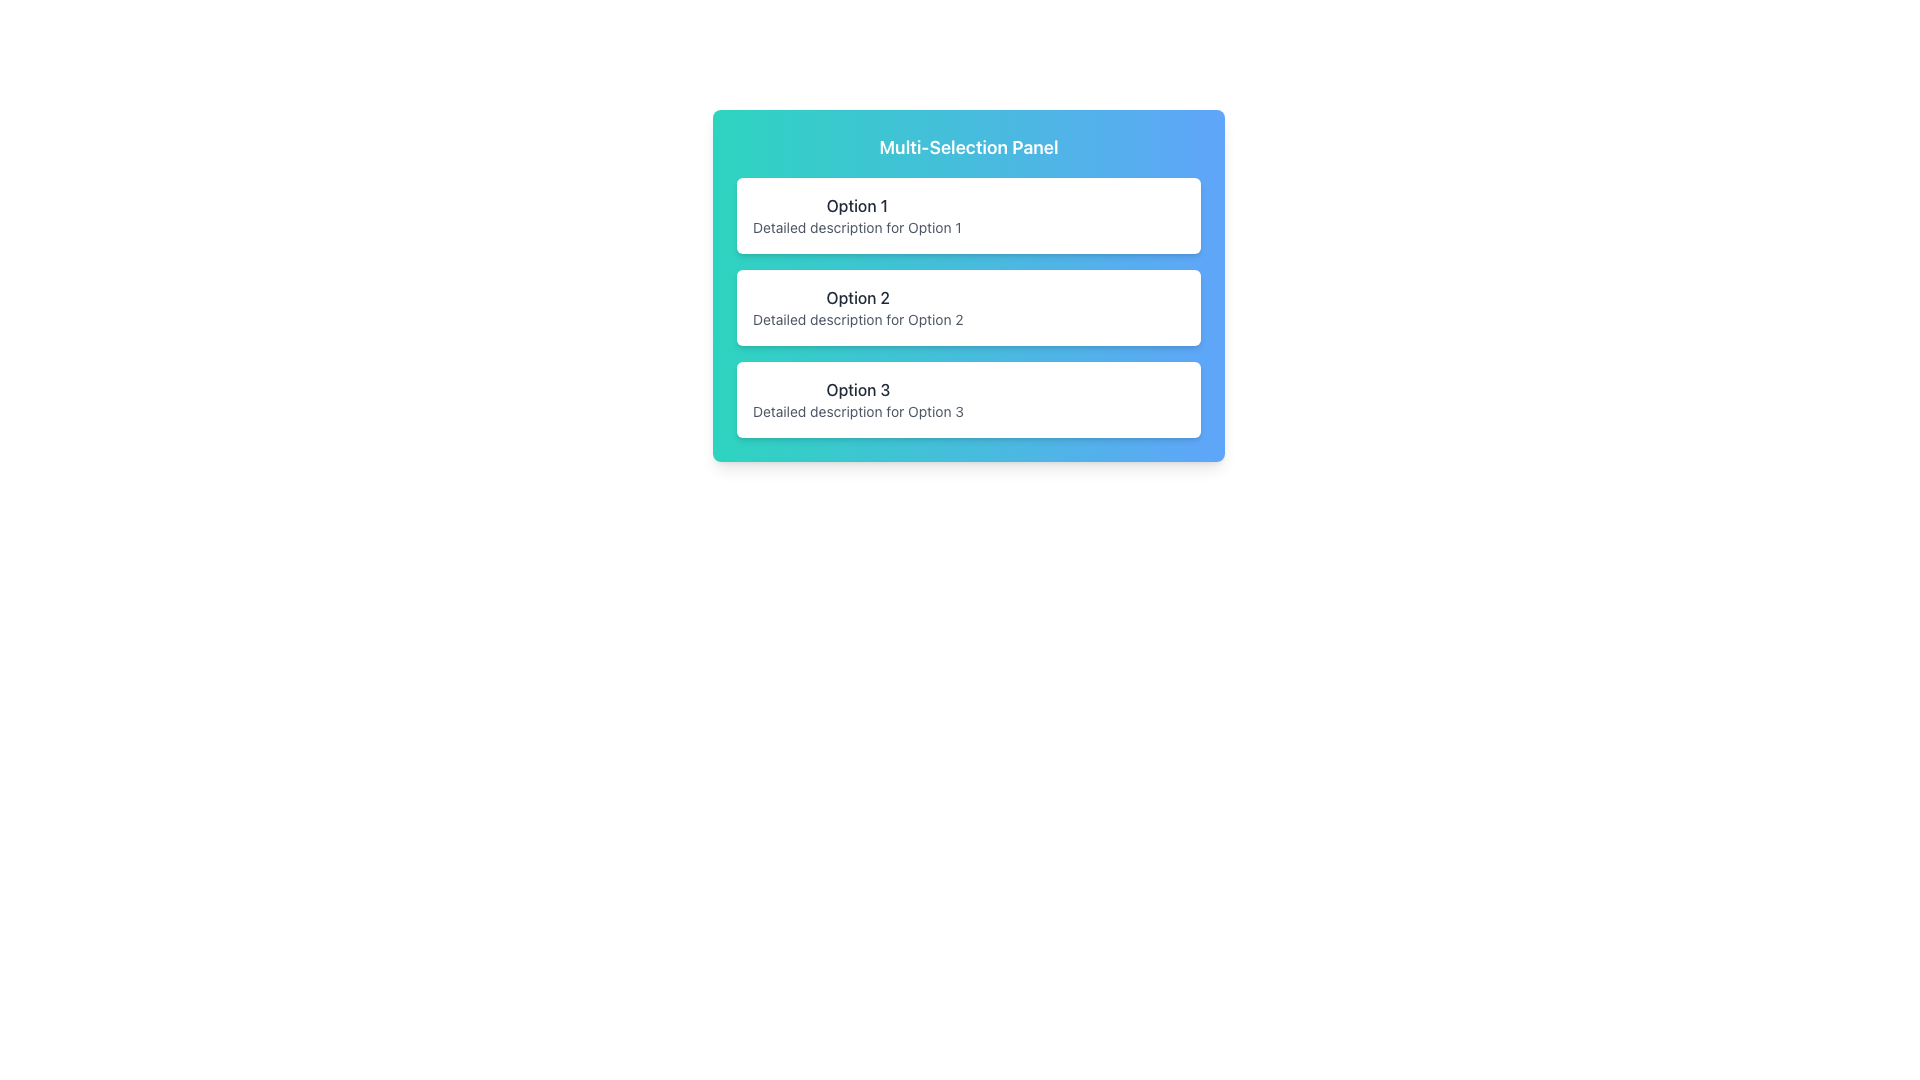 This screenshot has width=1920, height=1080. I want to click on the text label 'Option 3' which is styled in a medium font weight and located in the bottommost panel of a vertically stacked list of three options, directly above the text 'Detailed description for Option 3', so click(858, 389).